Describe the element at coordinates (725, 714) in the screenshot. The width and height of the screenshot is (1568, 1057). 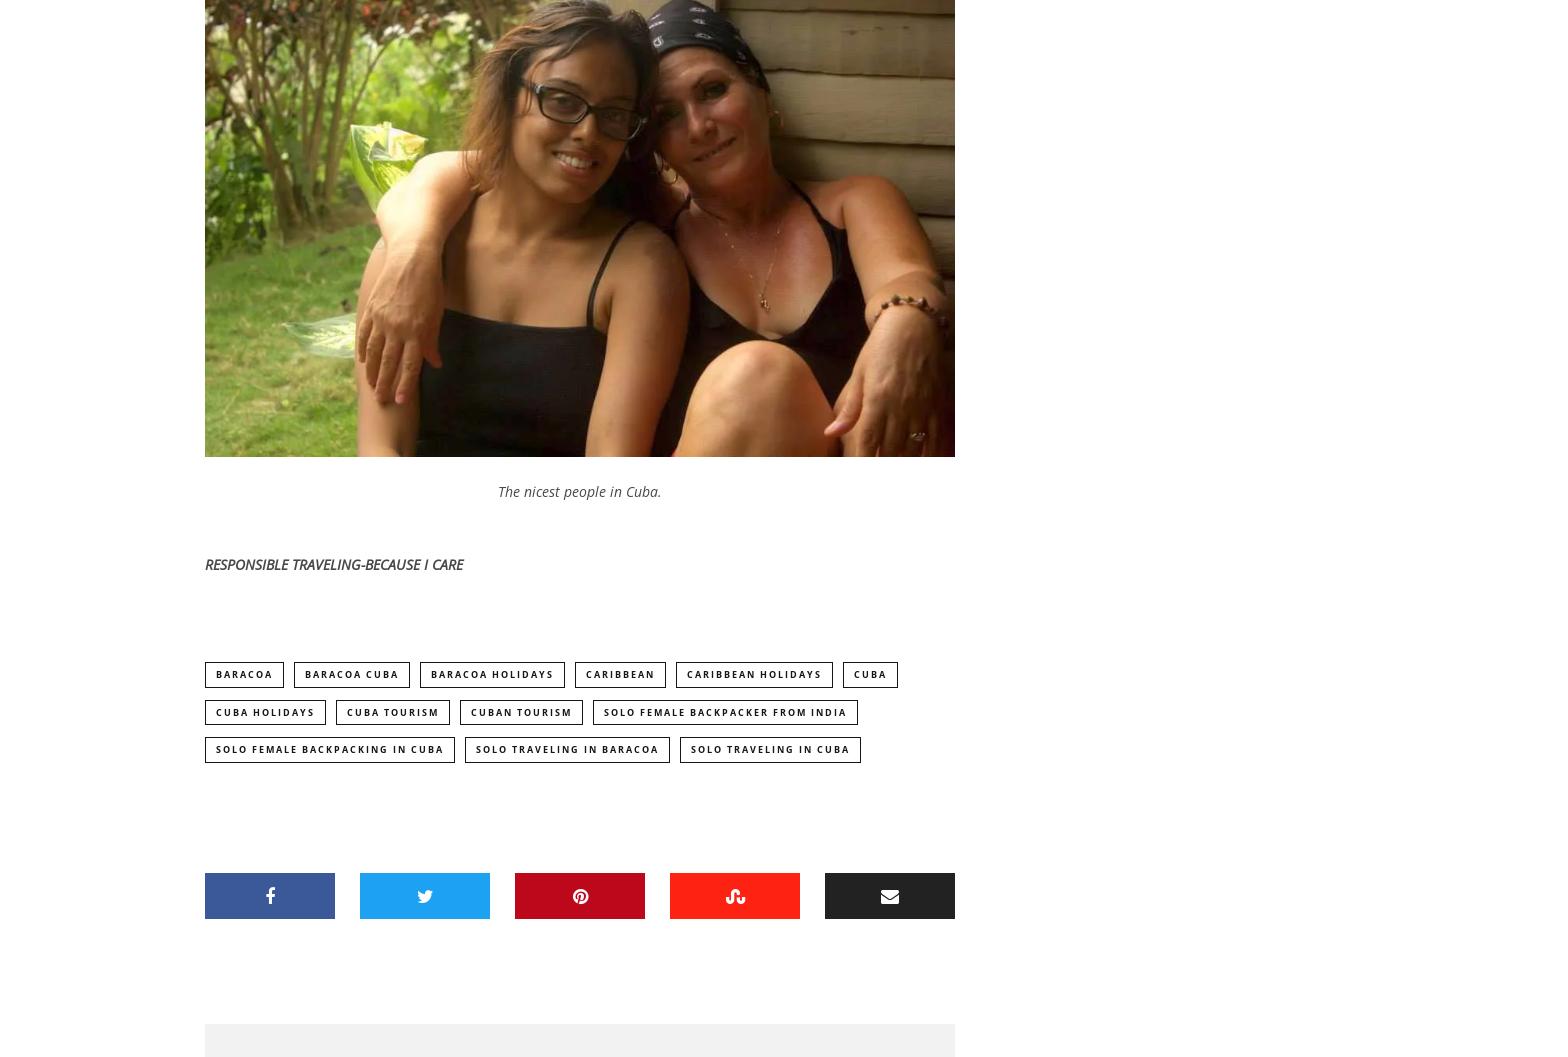
I see `'solo female backpacker from India'` at that location.